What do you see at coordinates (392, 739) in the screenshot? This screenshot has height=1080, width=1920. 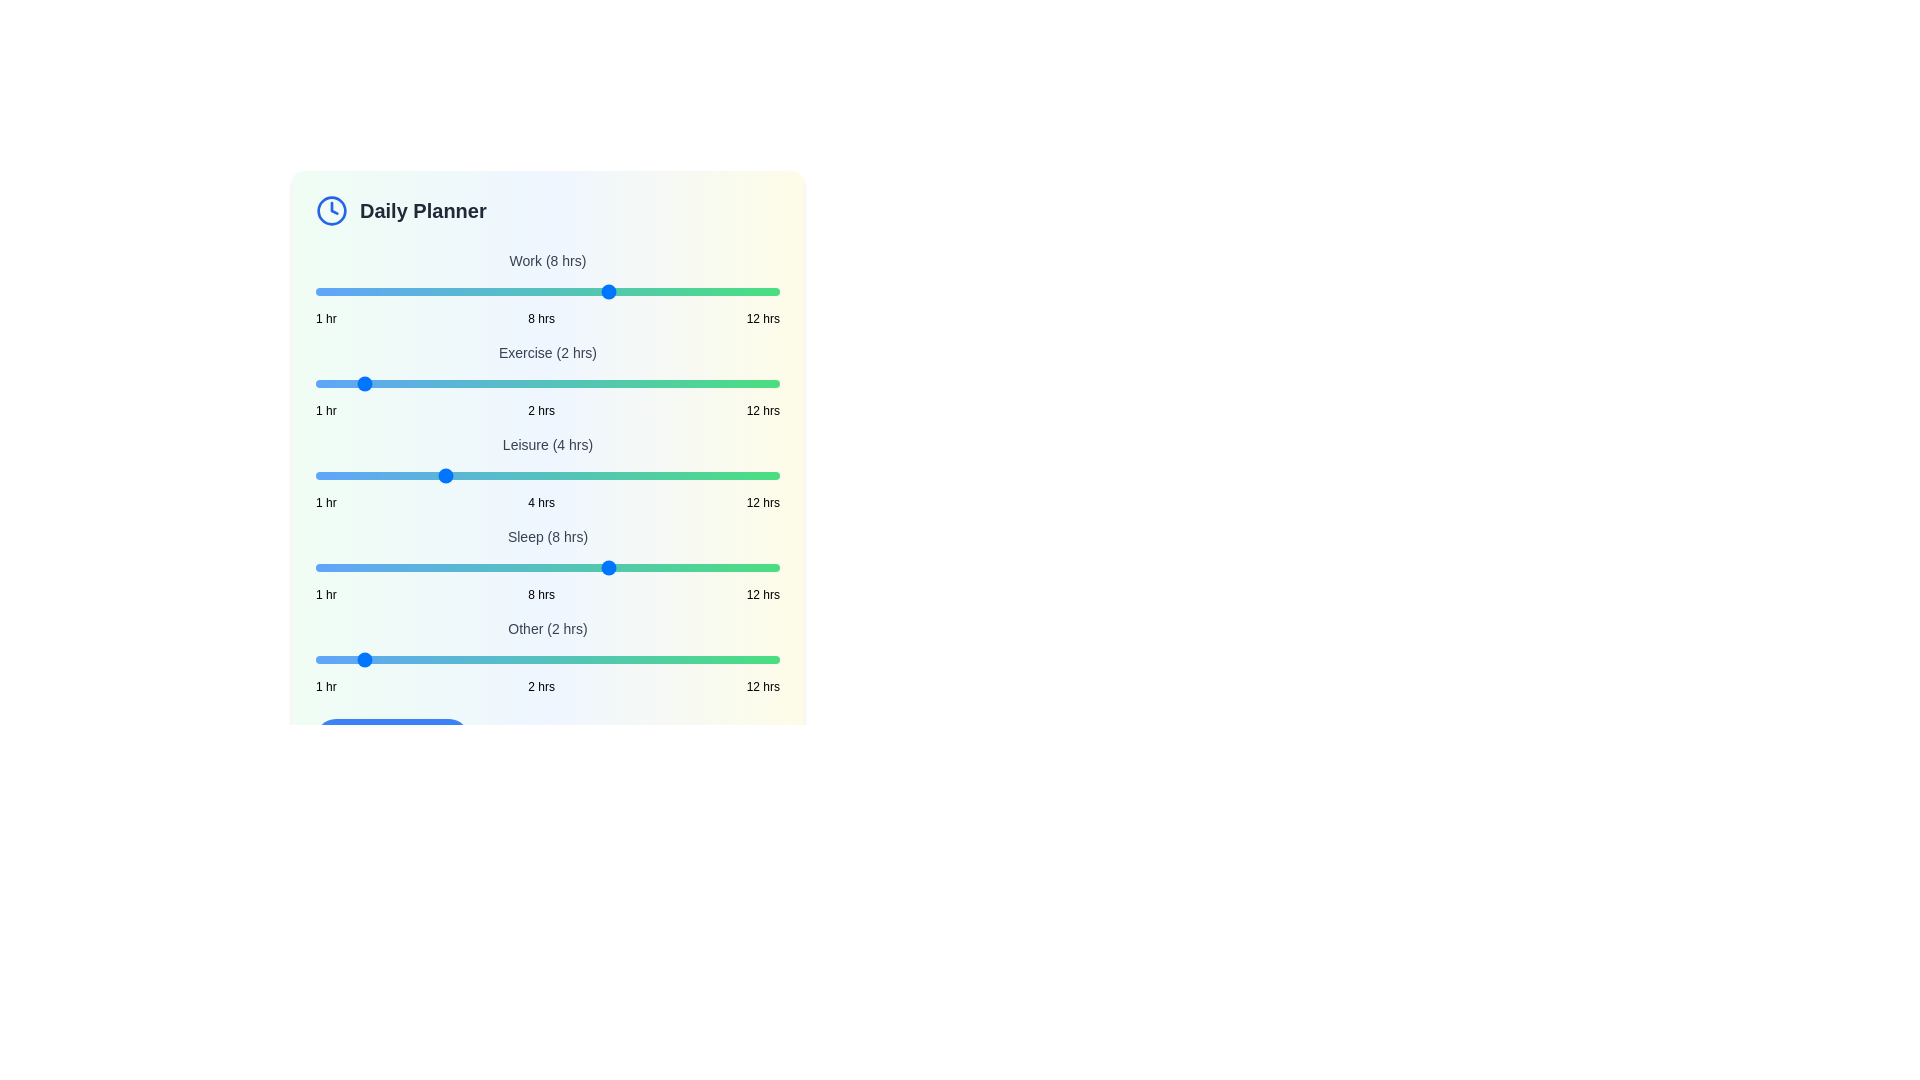 I see `'Save Plan' button` at bounding box center [392, 739].